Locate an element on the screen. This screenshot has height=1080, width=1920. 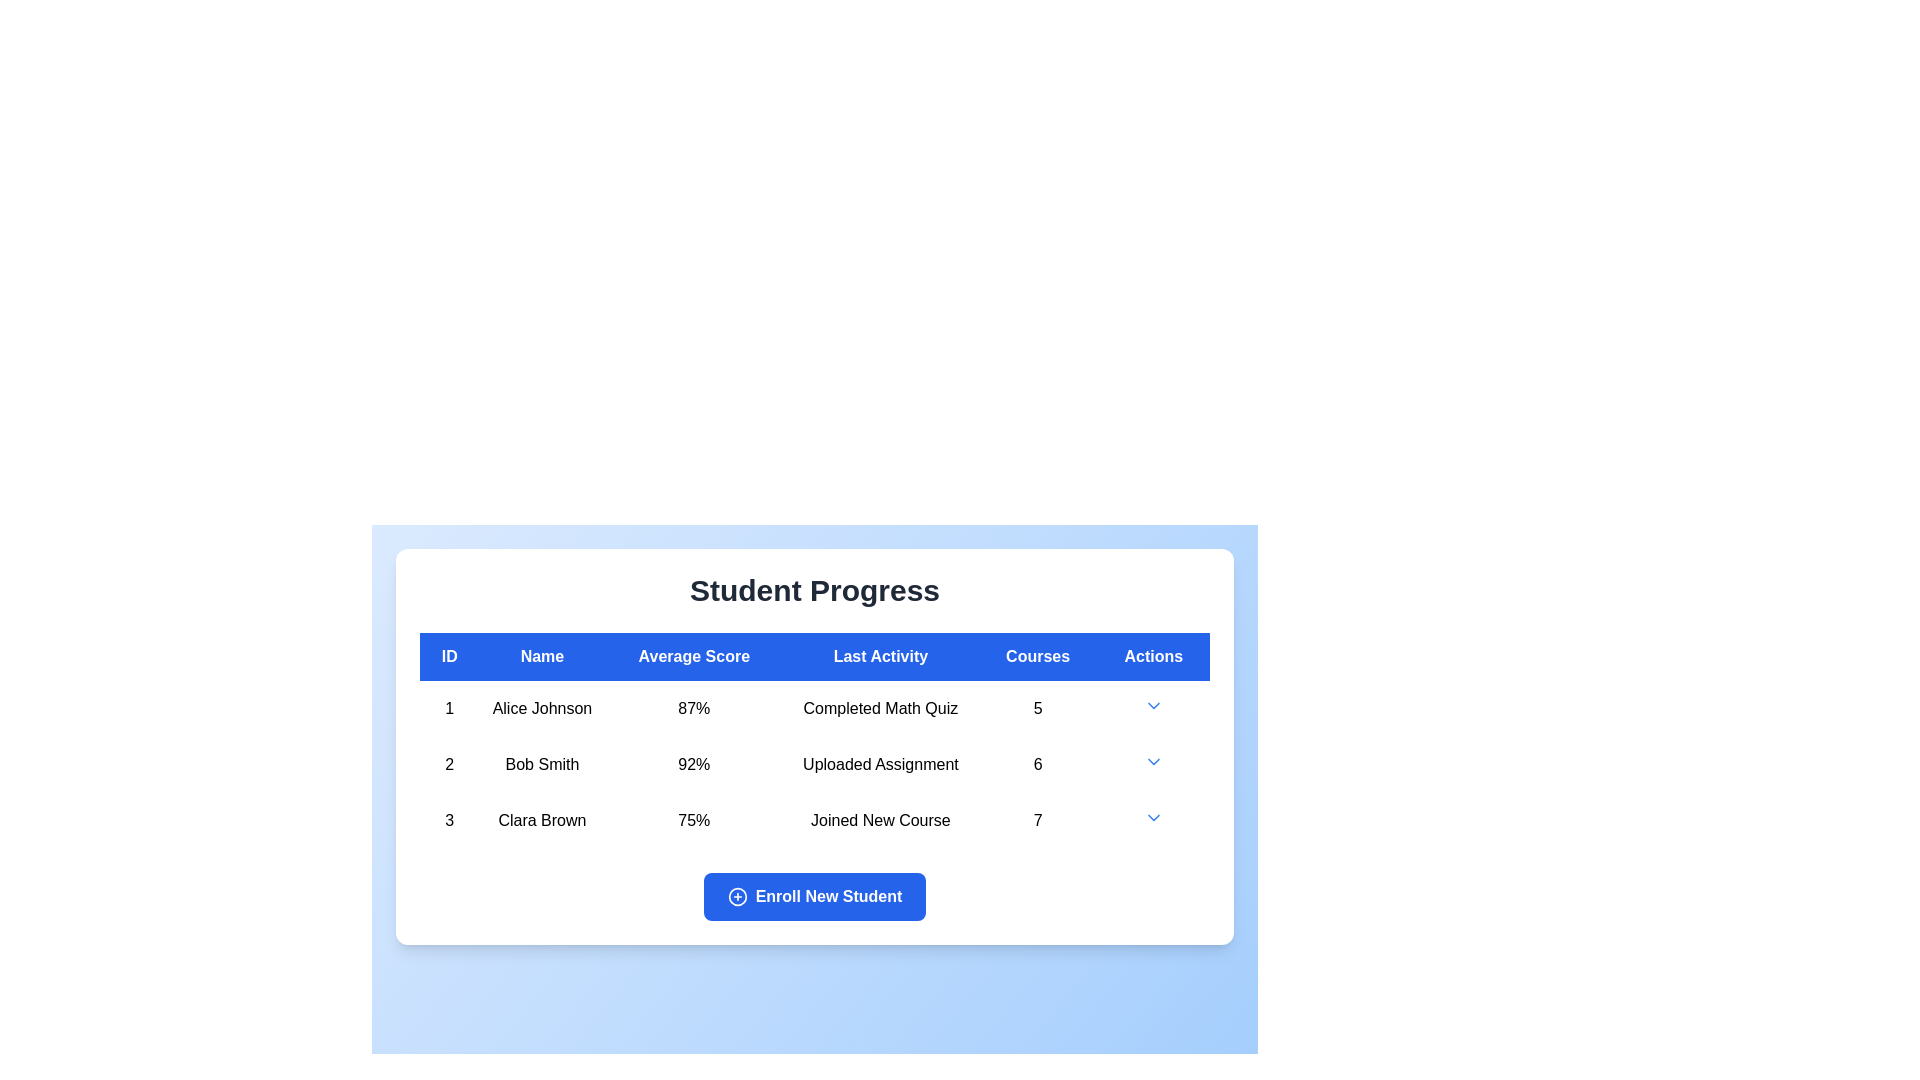
the 'Student Progress' header text, which is styled with bold and large font size, centrally aligned at the top of a white card-like panel is located at coordinates (815, 589).